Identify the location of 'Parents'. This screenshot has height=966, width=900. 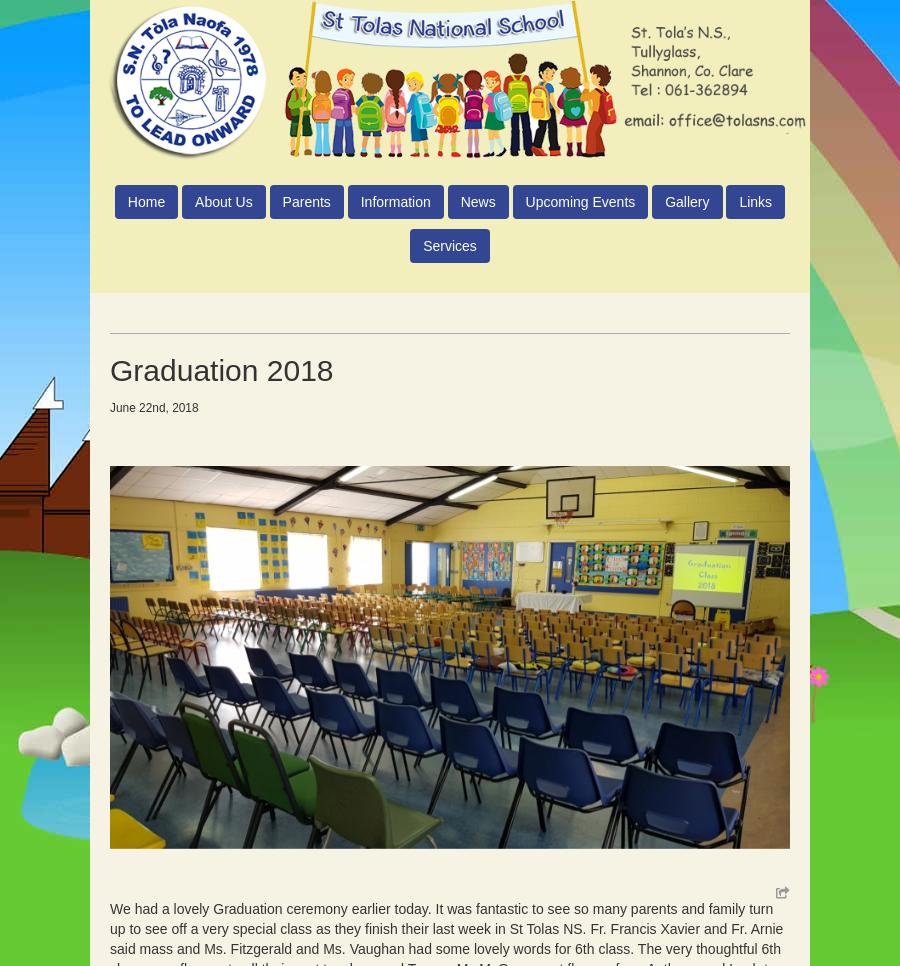
(305, 201).